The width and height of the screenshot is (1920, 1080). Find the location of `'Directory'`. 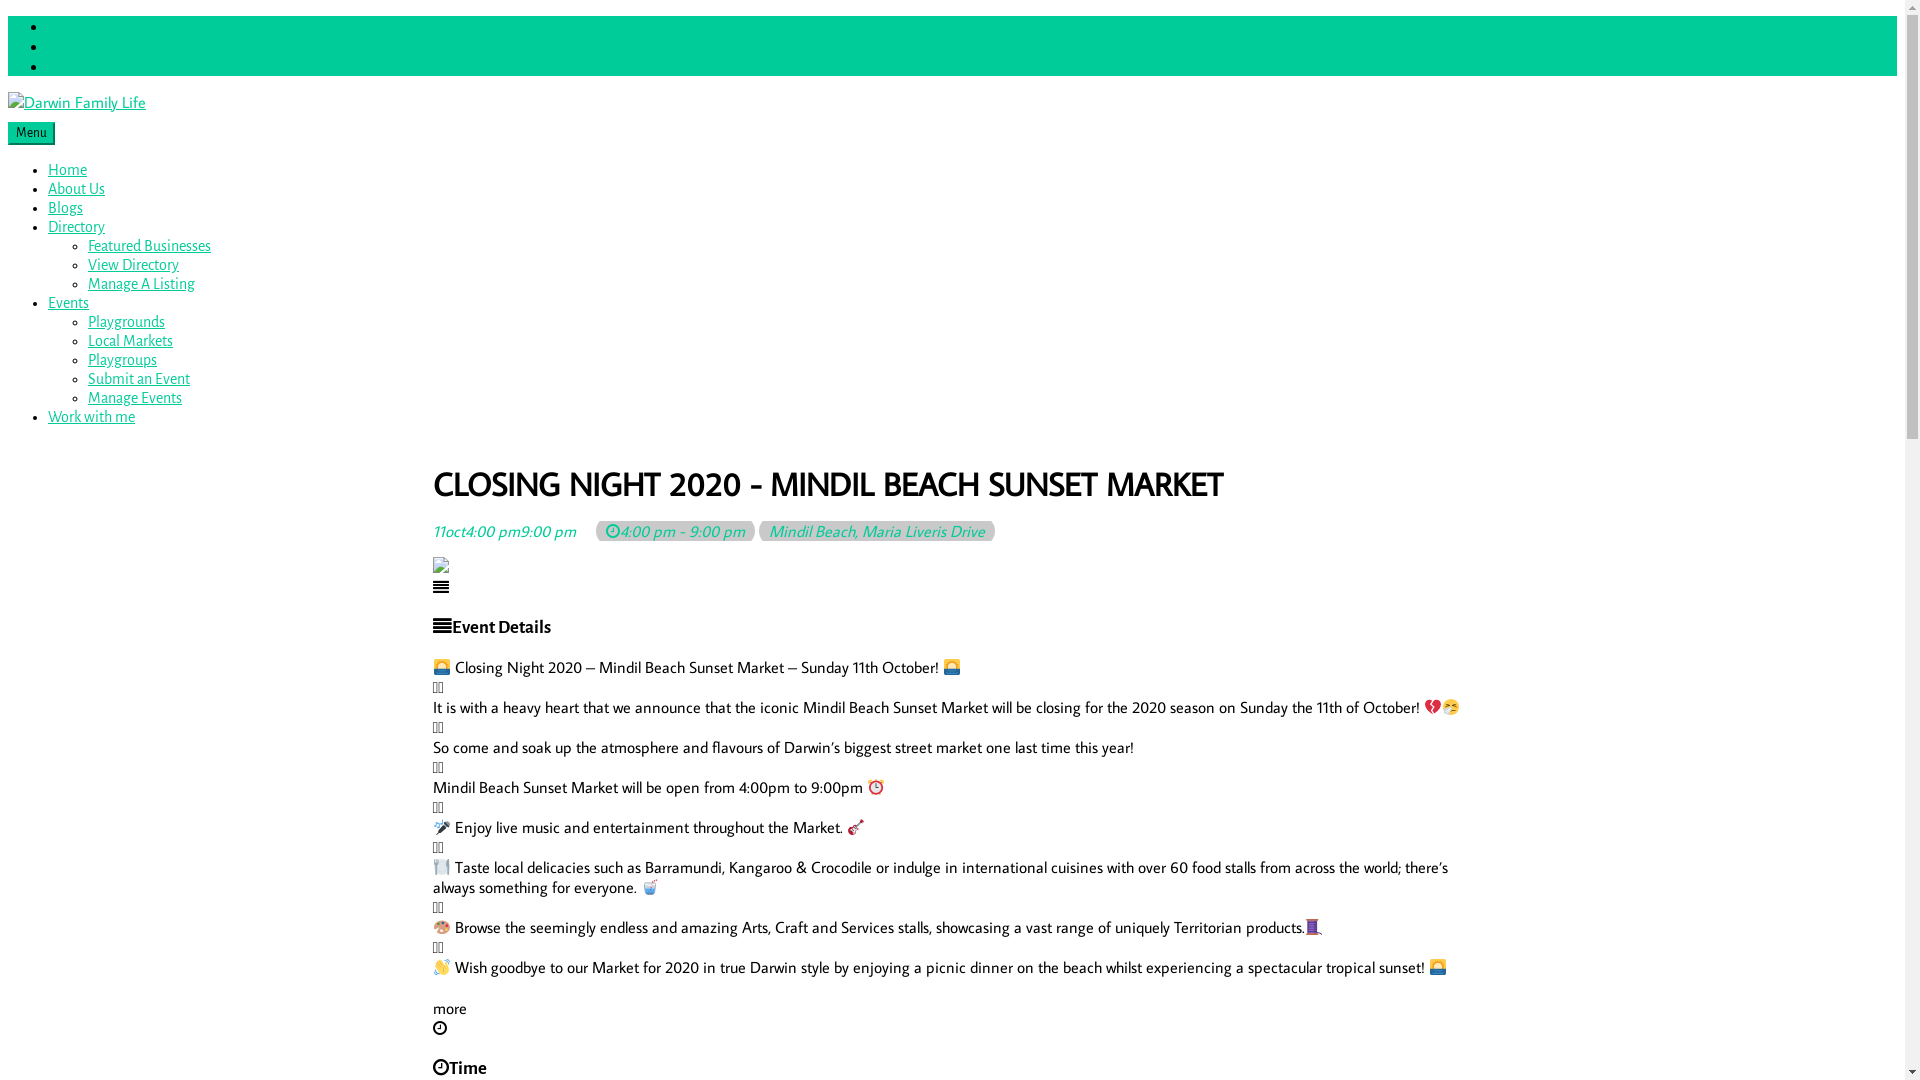

'Directory' is located at coordinates (76, 226).